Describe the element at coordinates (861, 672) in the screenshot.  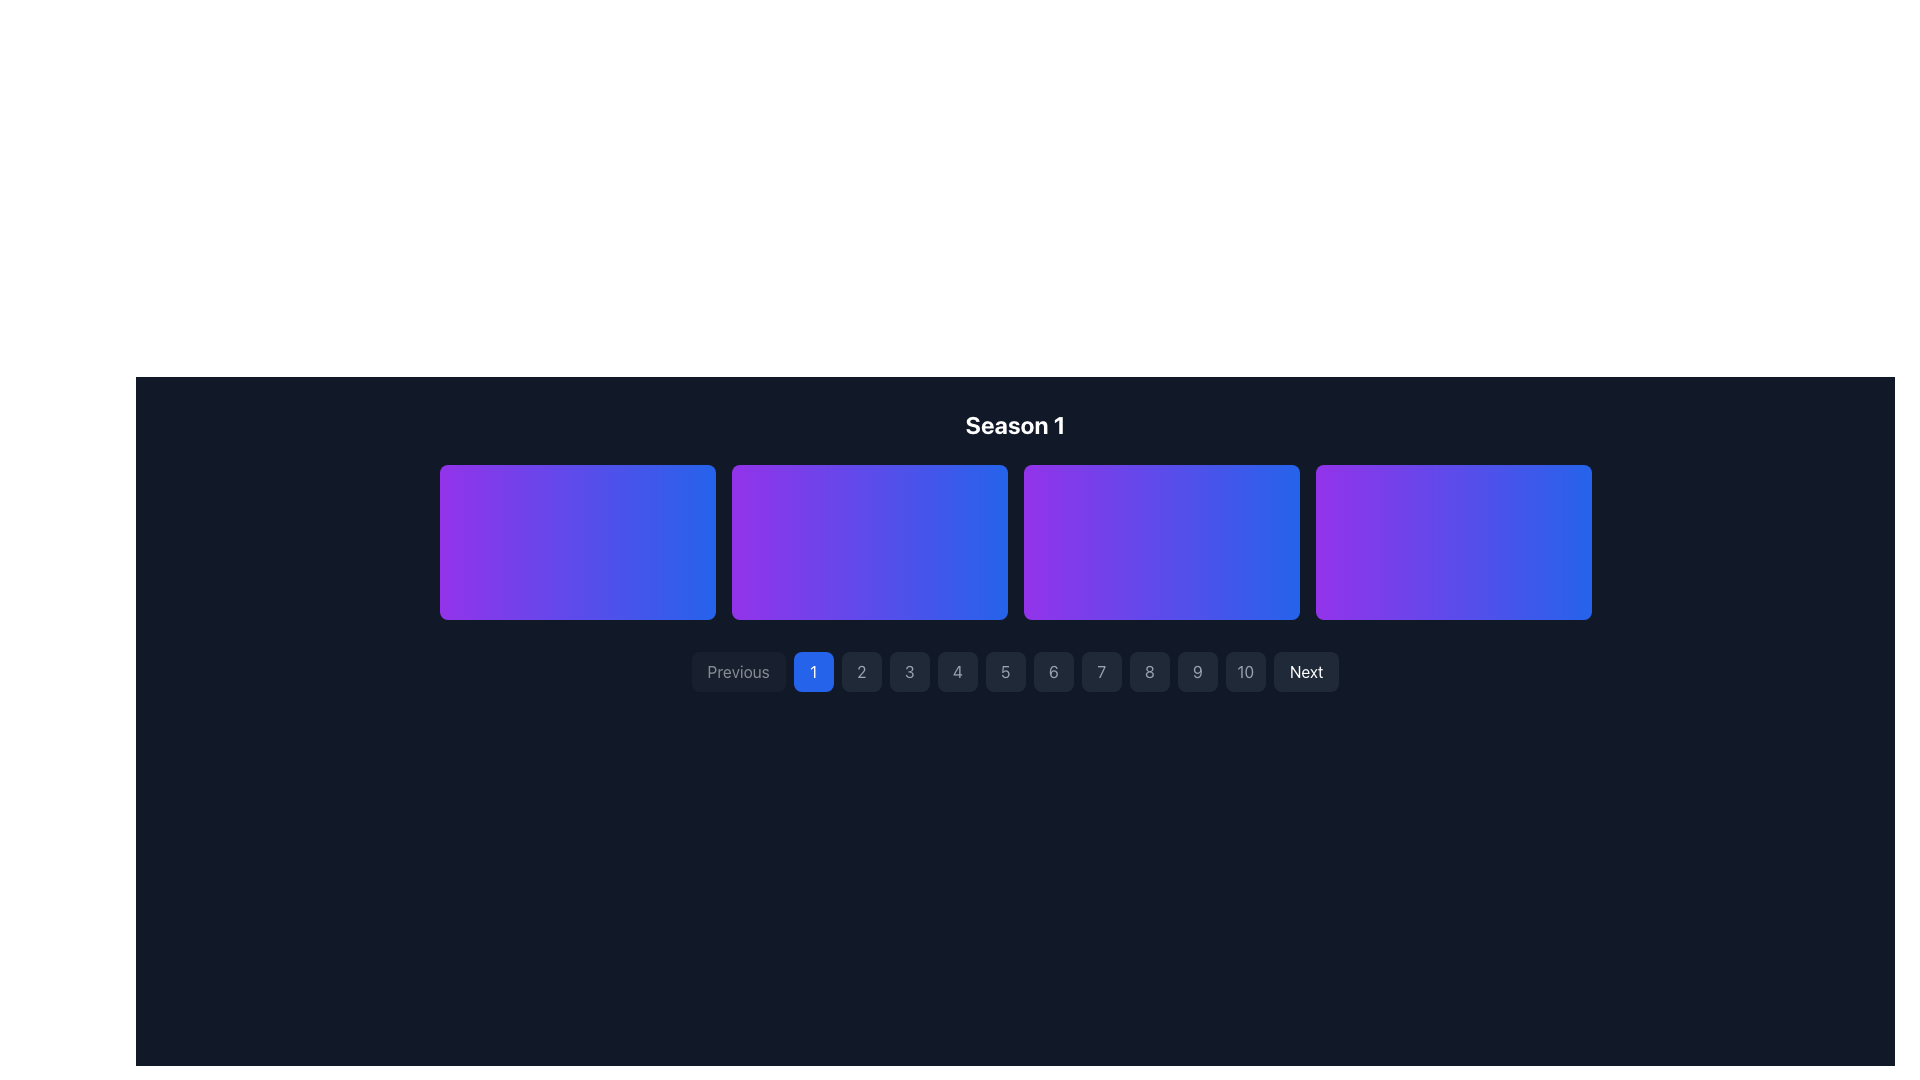
I see `the second pagination button` at that location.